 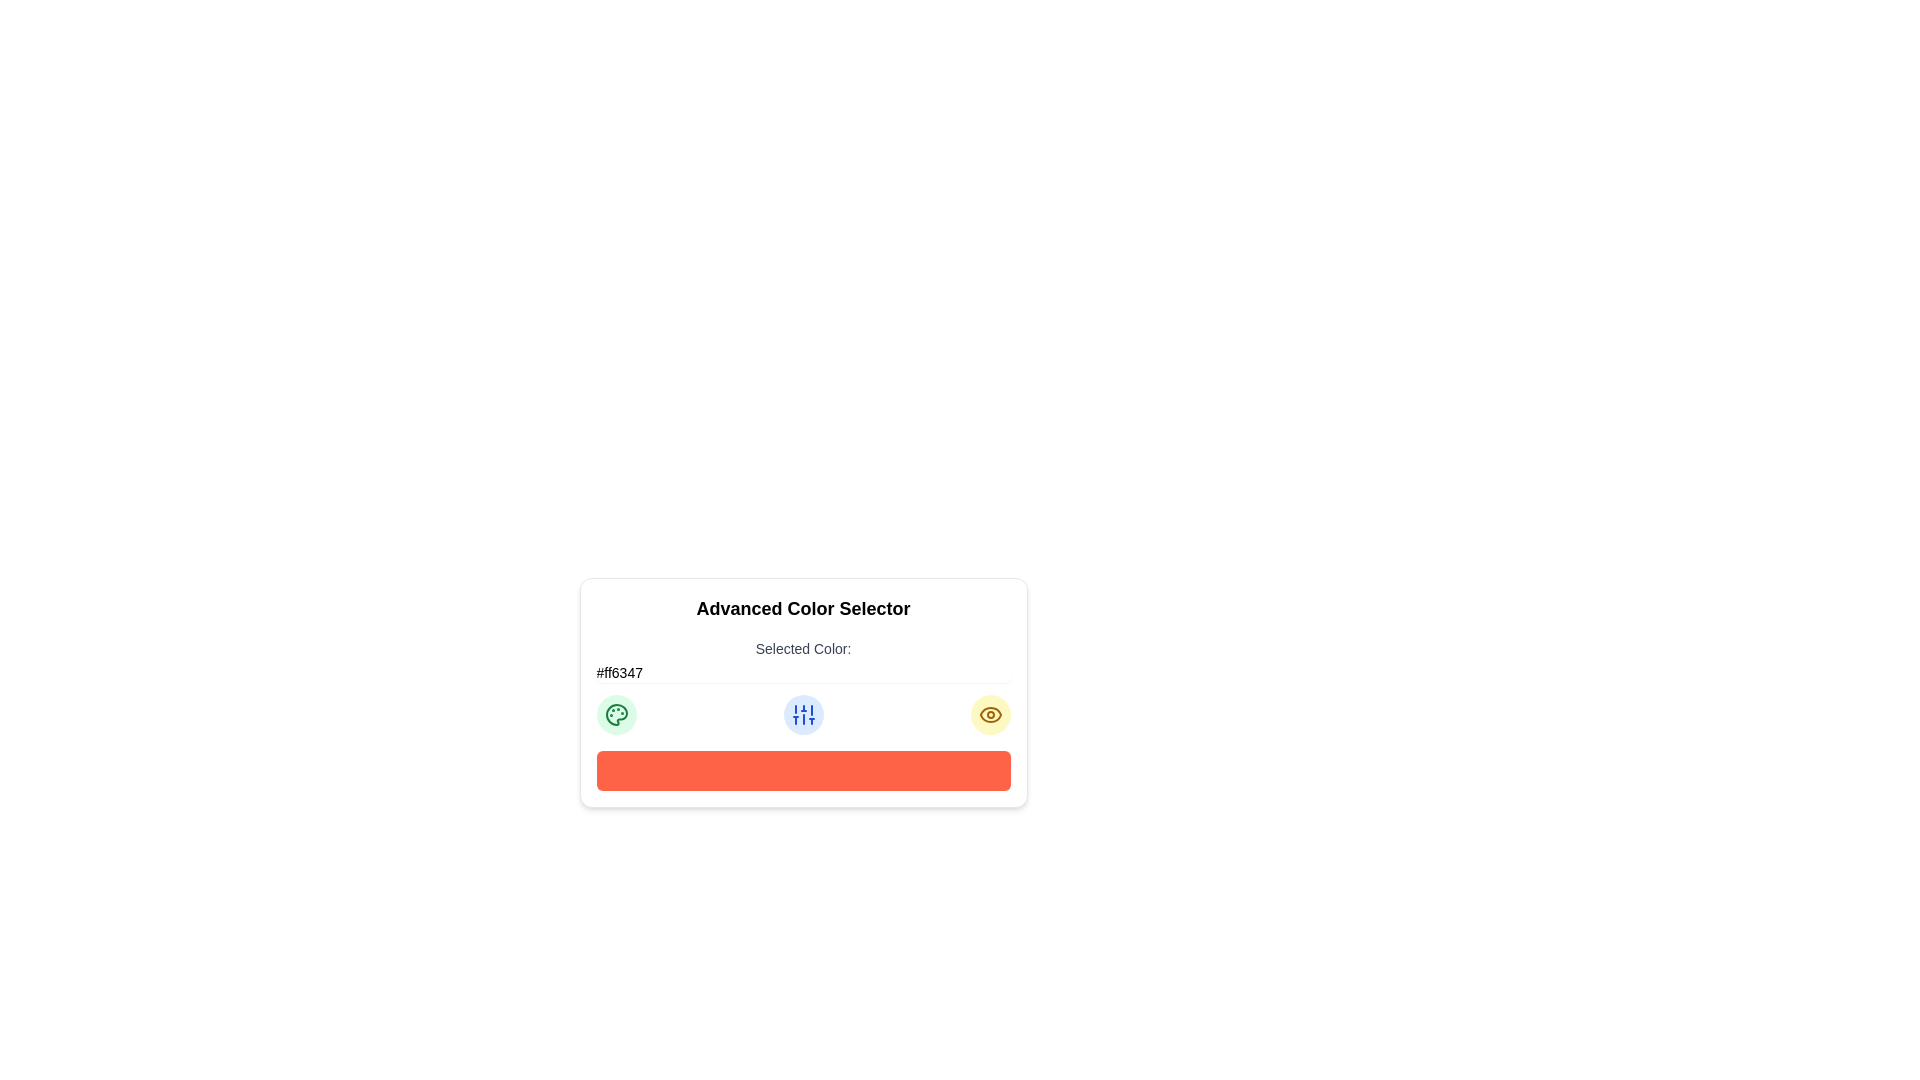 What do you see at coordinates (615, 713) in the screenshot?
I see `the palette icon button with a green outline and paint dabs` at bounding box center [615, 713].